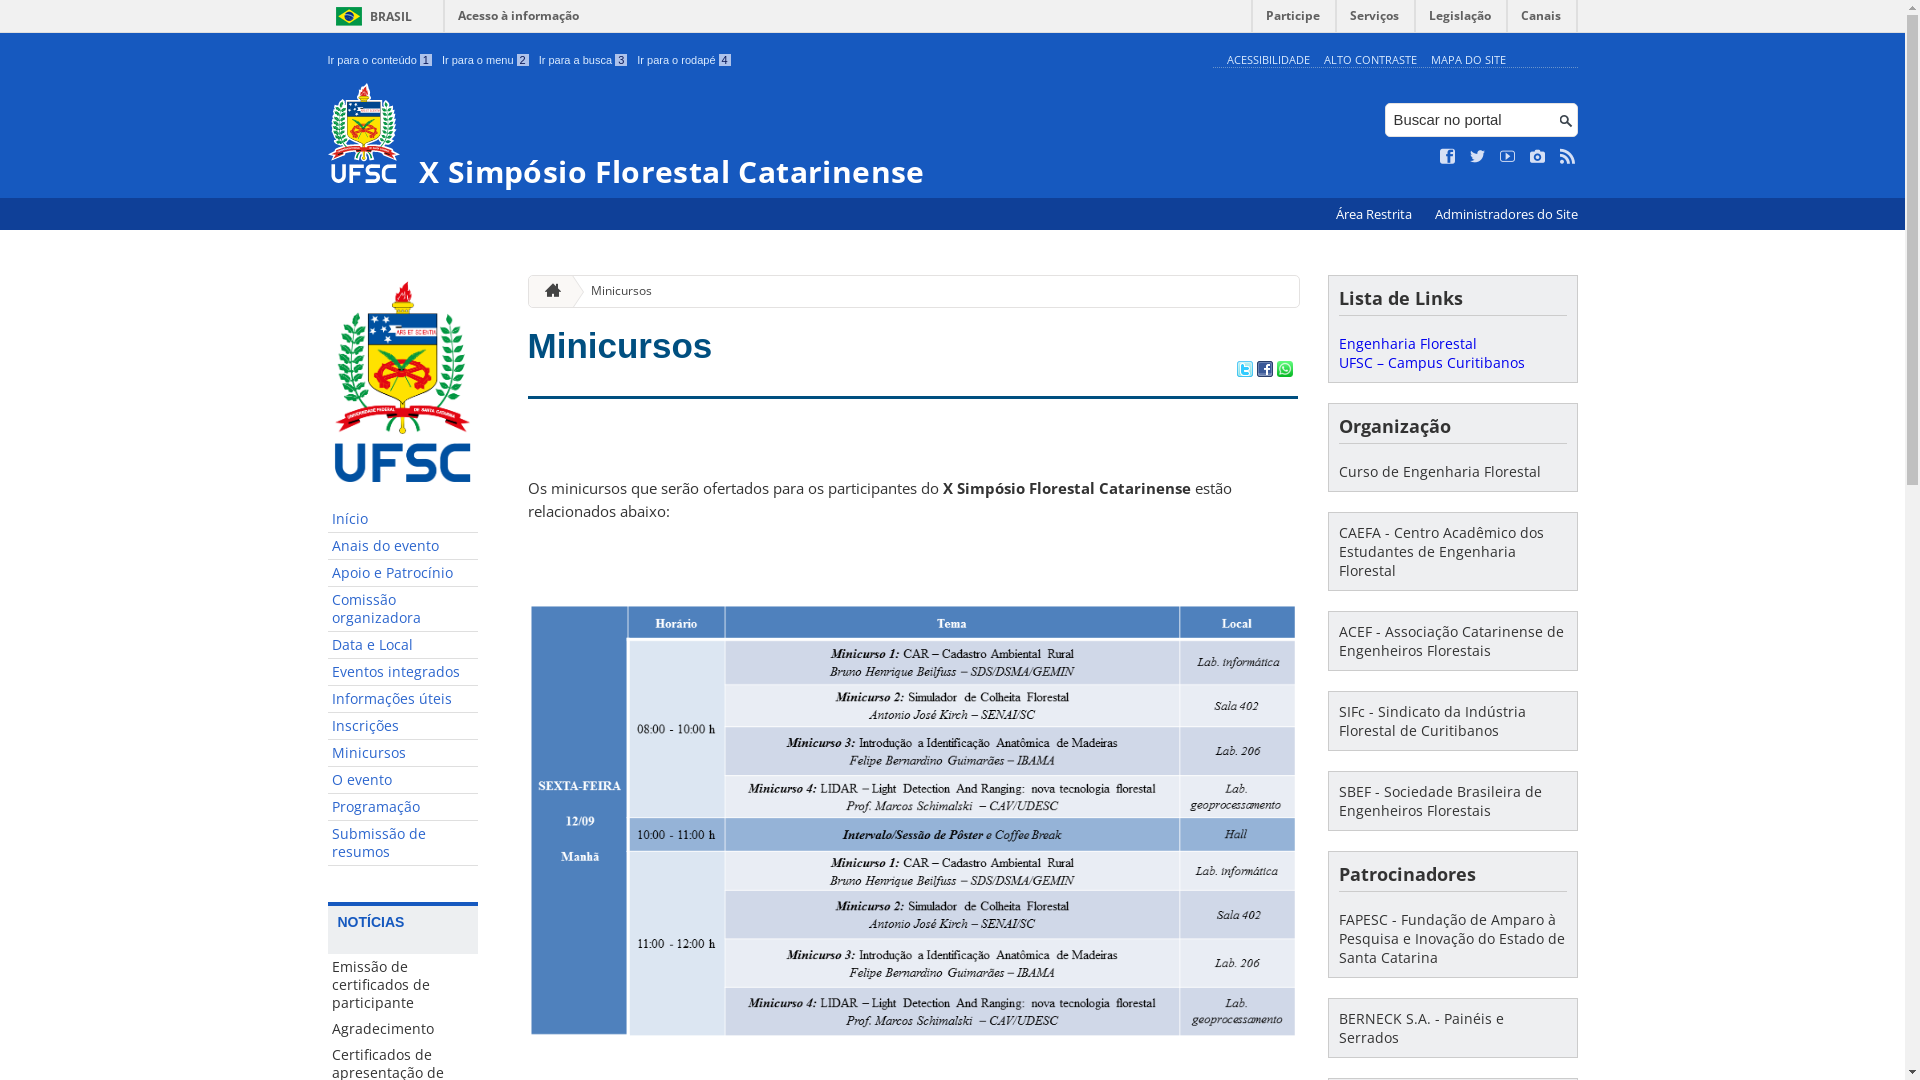  Describe the element at coordinates (1369, 58) in the screenshot. I see `'ALTO CONTRASTE'` at that location.